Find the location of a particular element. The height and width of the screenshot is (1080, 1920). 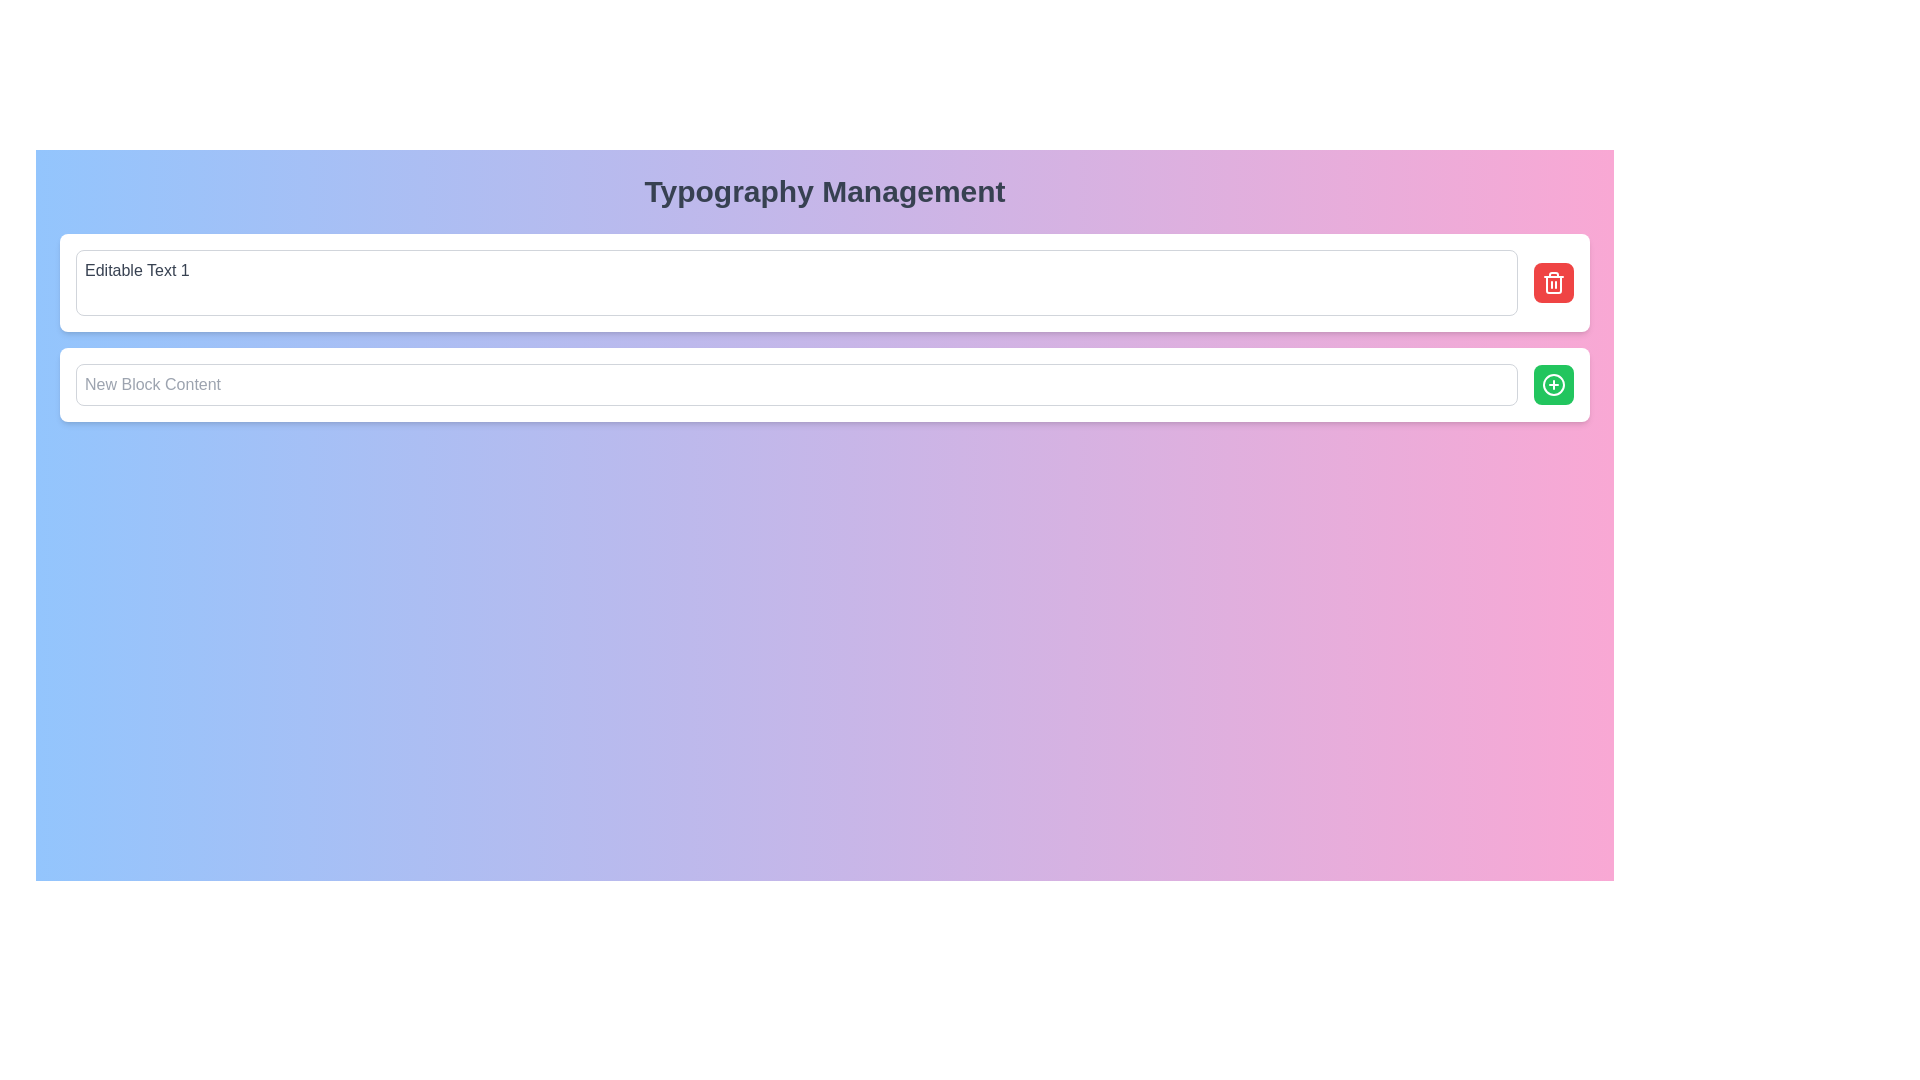

the red circular trash bin icon button with a white delete symbol is located at coordinates (1553, 282).